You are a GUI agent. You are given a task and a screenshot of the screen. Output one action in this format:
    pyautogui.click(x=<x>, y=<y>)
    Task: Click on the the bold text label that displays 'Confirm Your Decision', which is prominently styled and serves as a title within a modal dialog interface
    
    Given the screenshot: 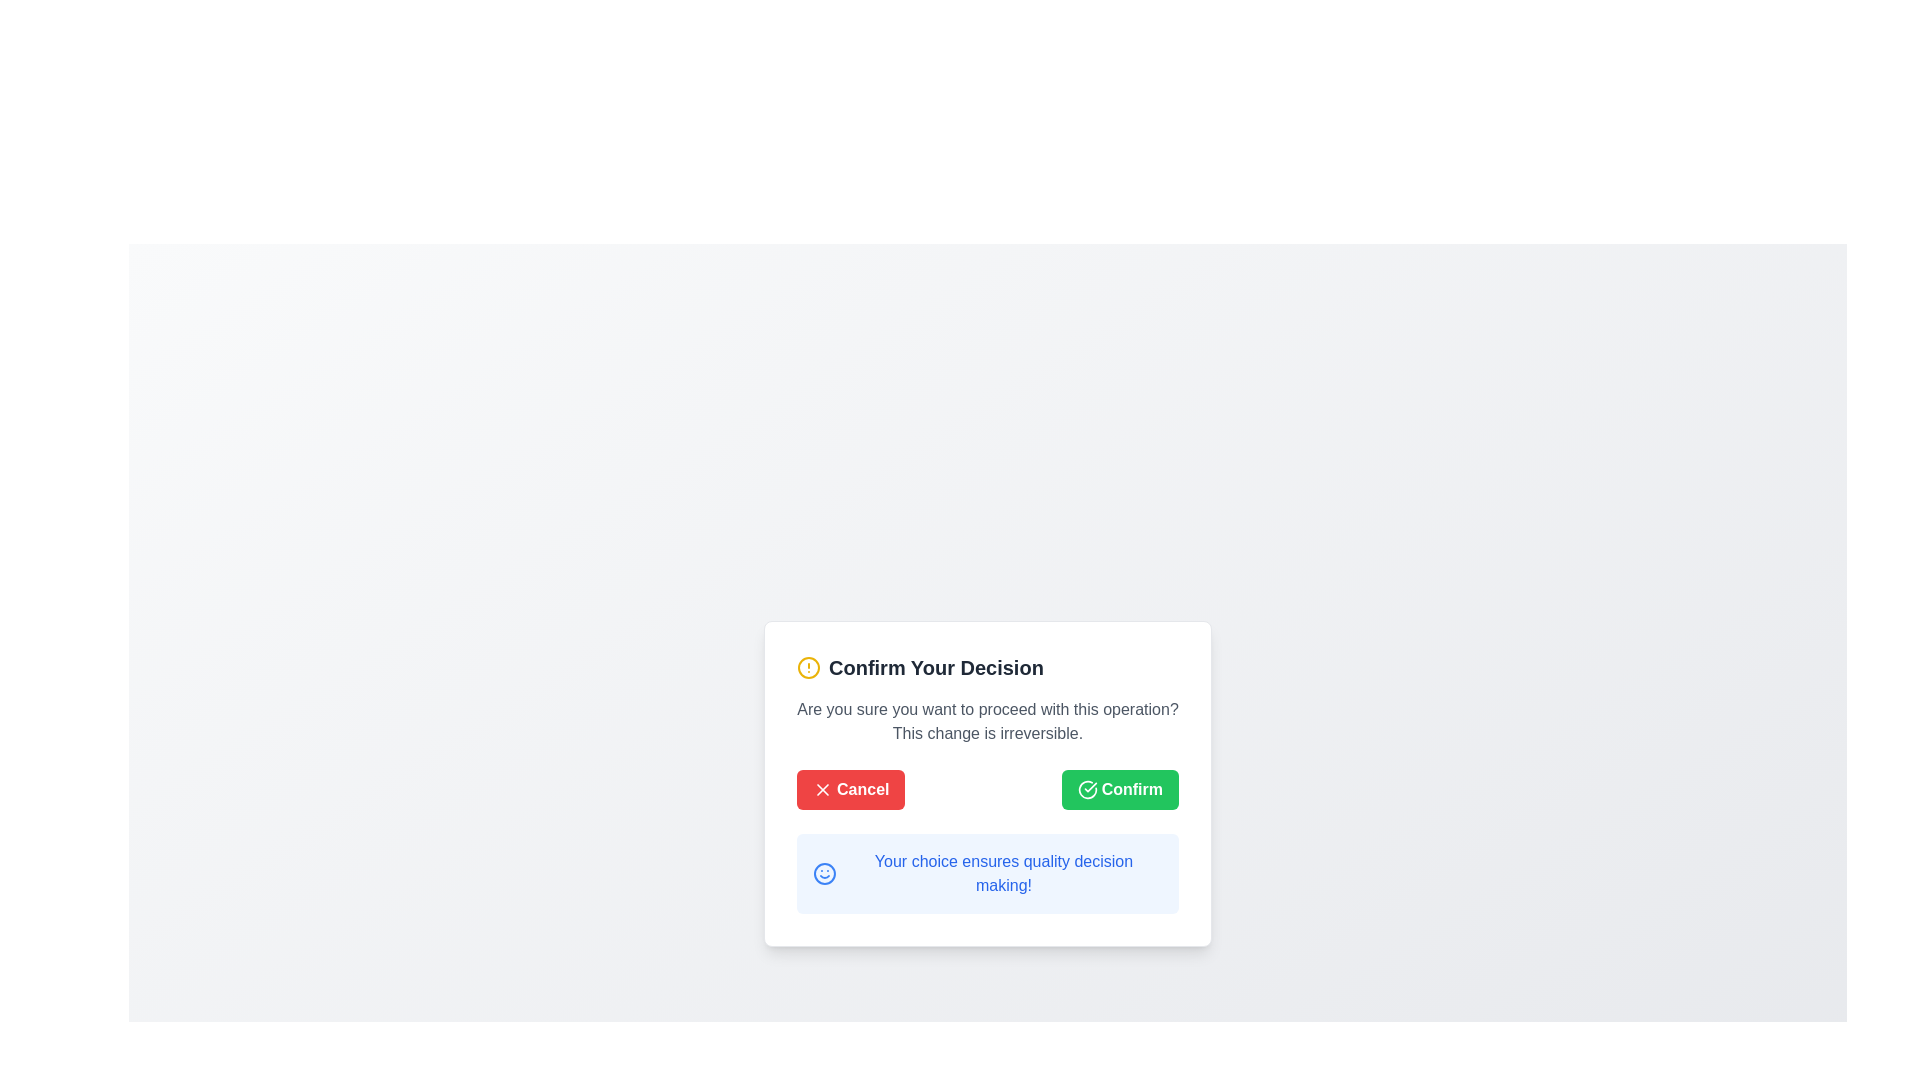 What is the action you would take?
    pyautogui.click(x=935, y=667)
    